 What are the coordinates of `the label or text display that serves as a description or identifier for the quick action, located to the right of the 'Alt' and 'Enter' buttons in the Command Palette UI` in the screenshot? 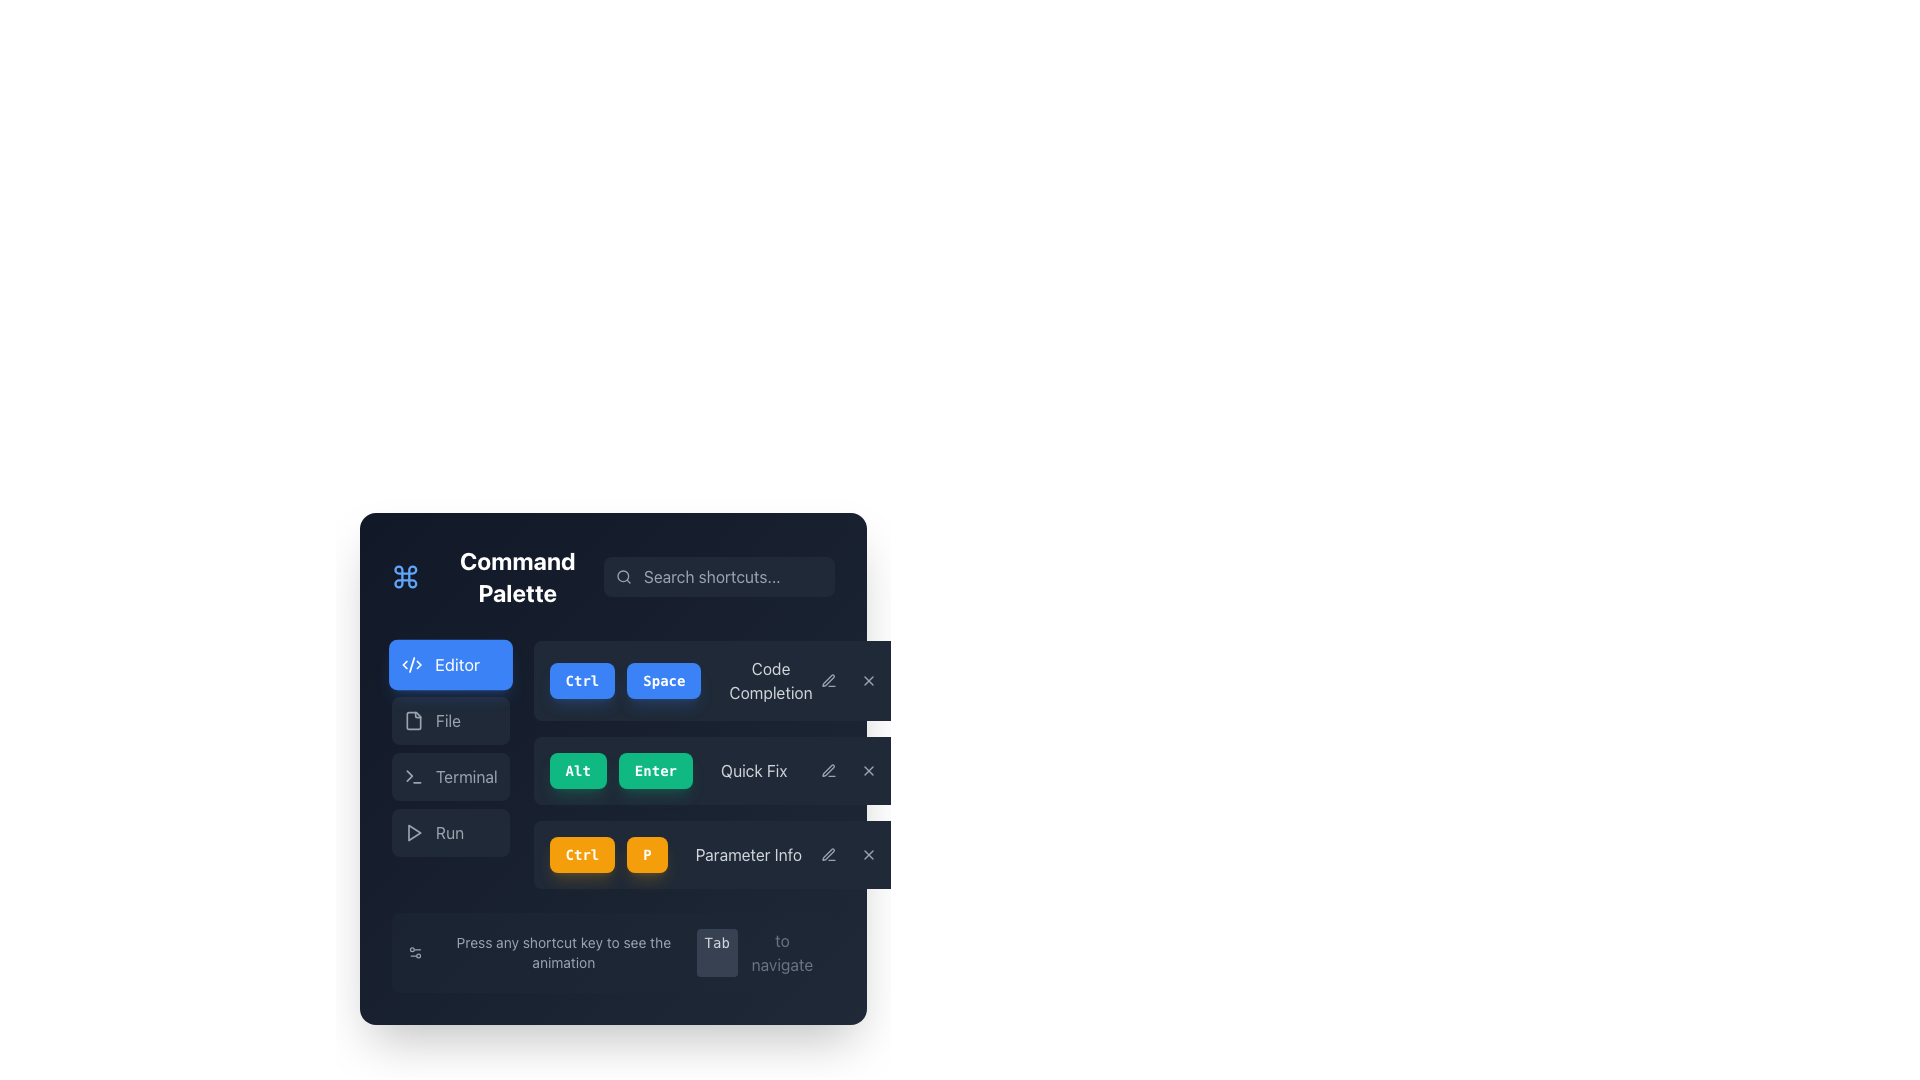 It's located at (753, 770).